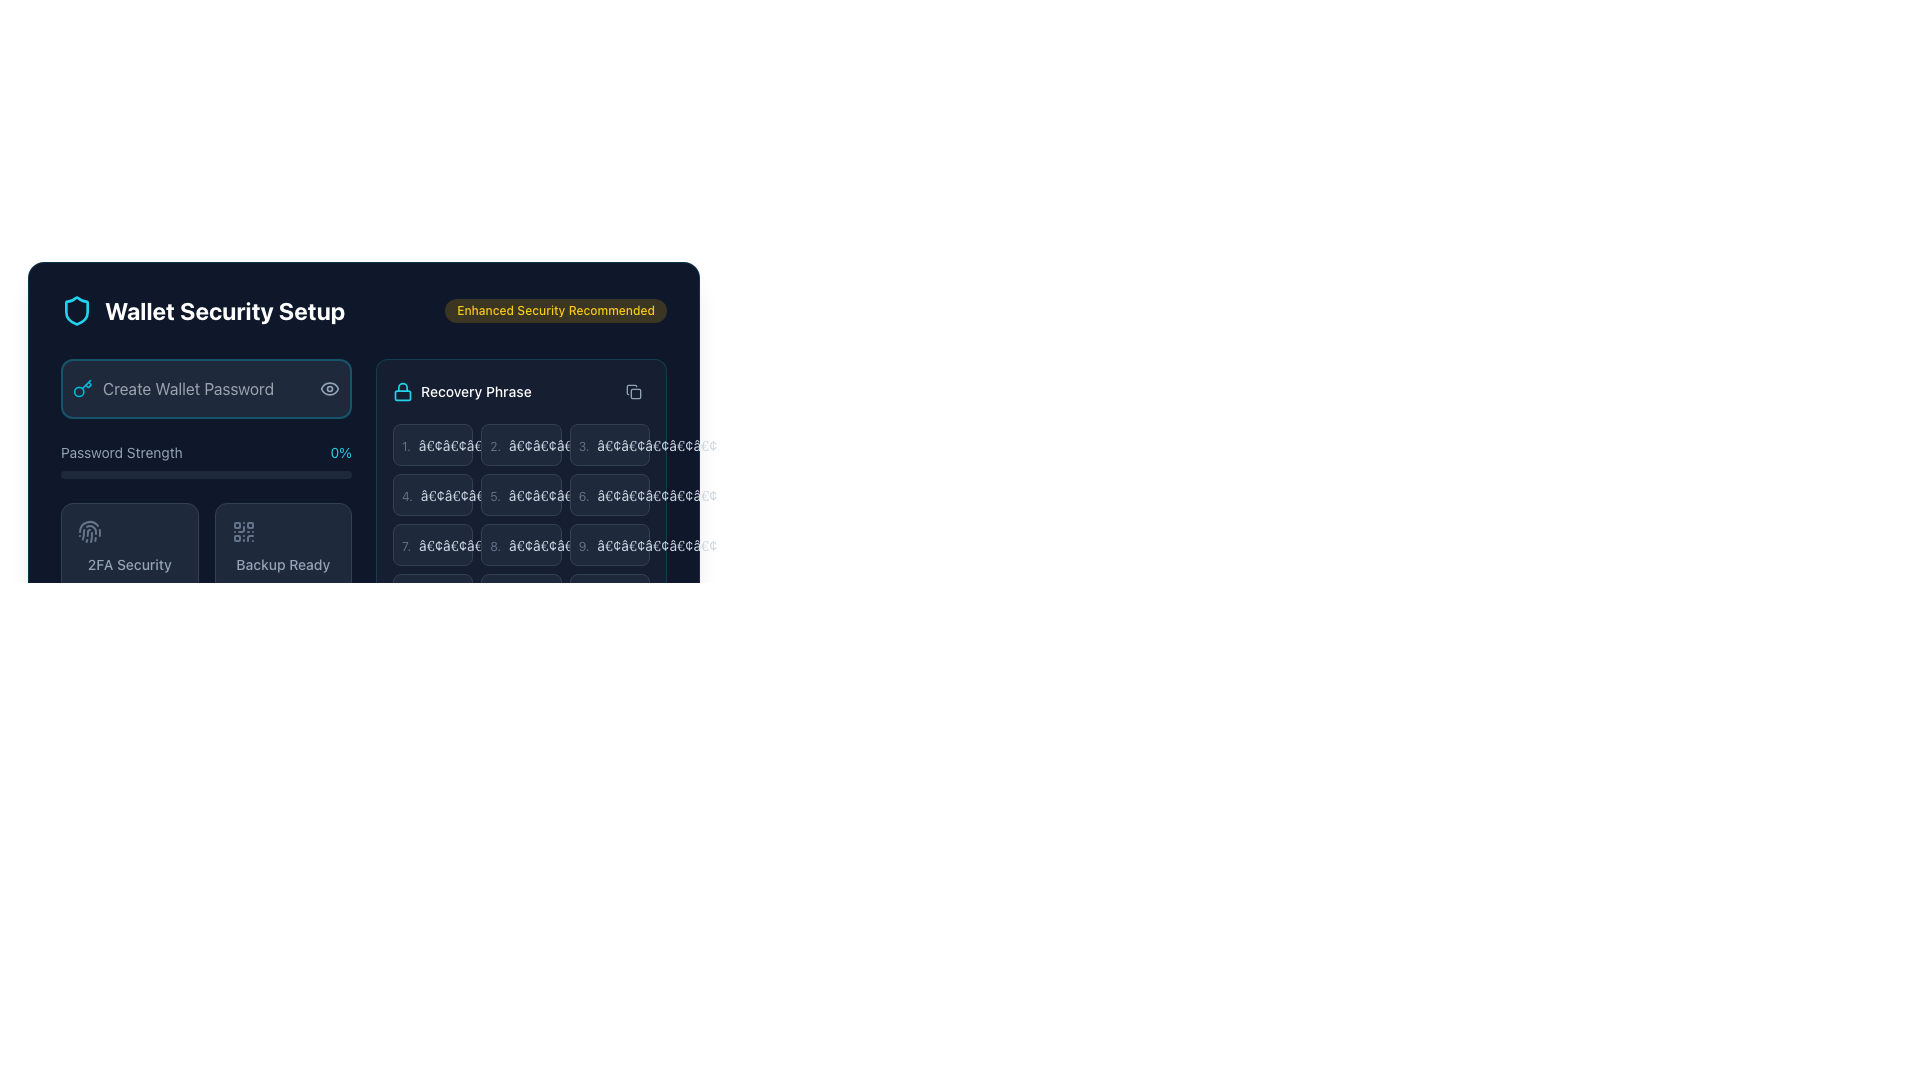 The height and width of the screenshot is (1080, 1920). What do you see at coordinates (120, 452) in the screenshot?
I see `the text label displaying 'Password Strength', which is styled with a small font size and a muted slate color, located below the 'Create Wallet Password' input field` at bounding box center [120, 452].